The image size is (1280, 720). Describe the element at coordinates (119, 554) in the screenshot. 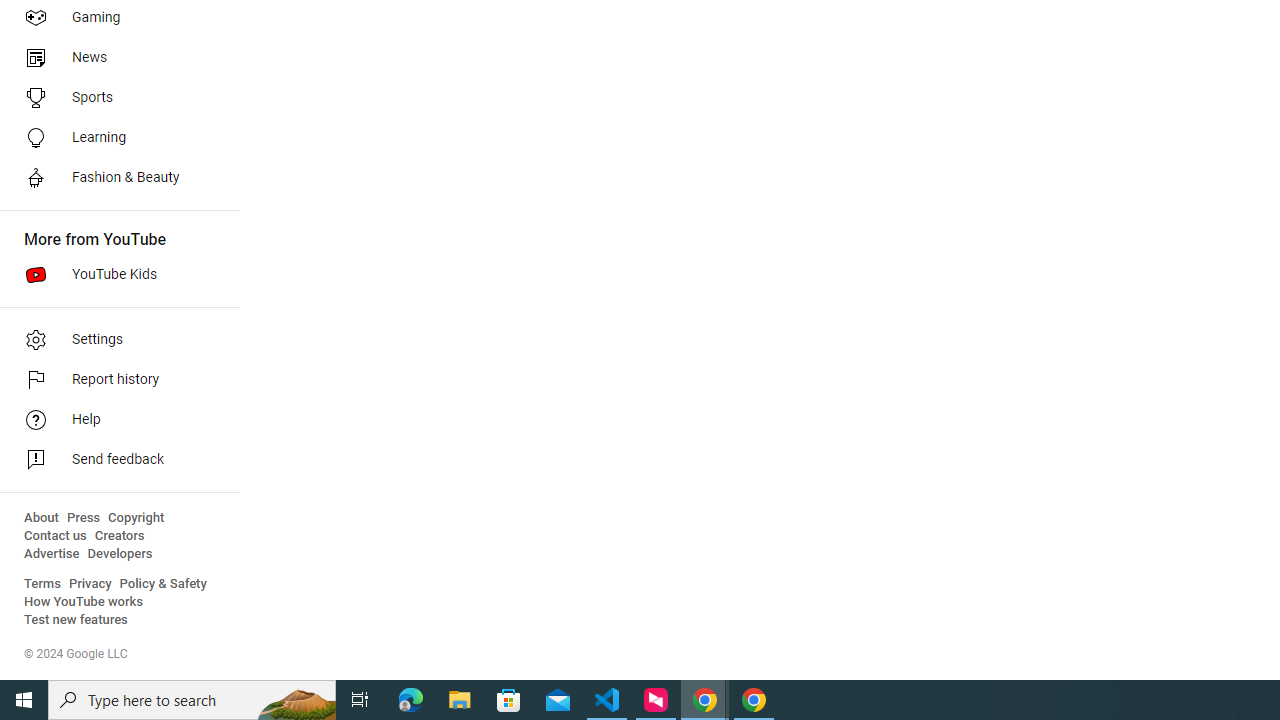

I see `'Developers'` at that location.